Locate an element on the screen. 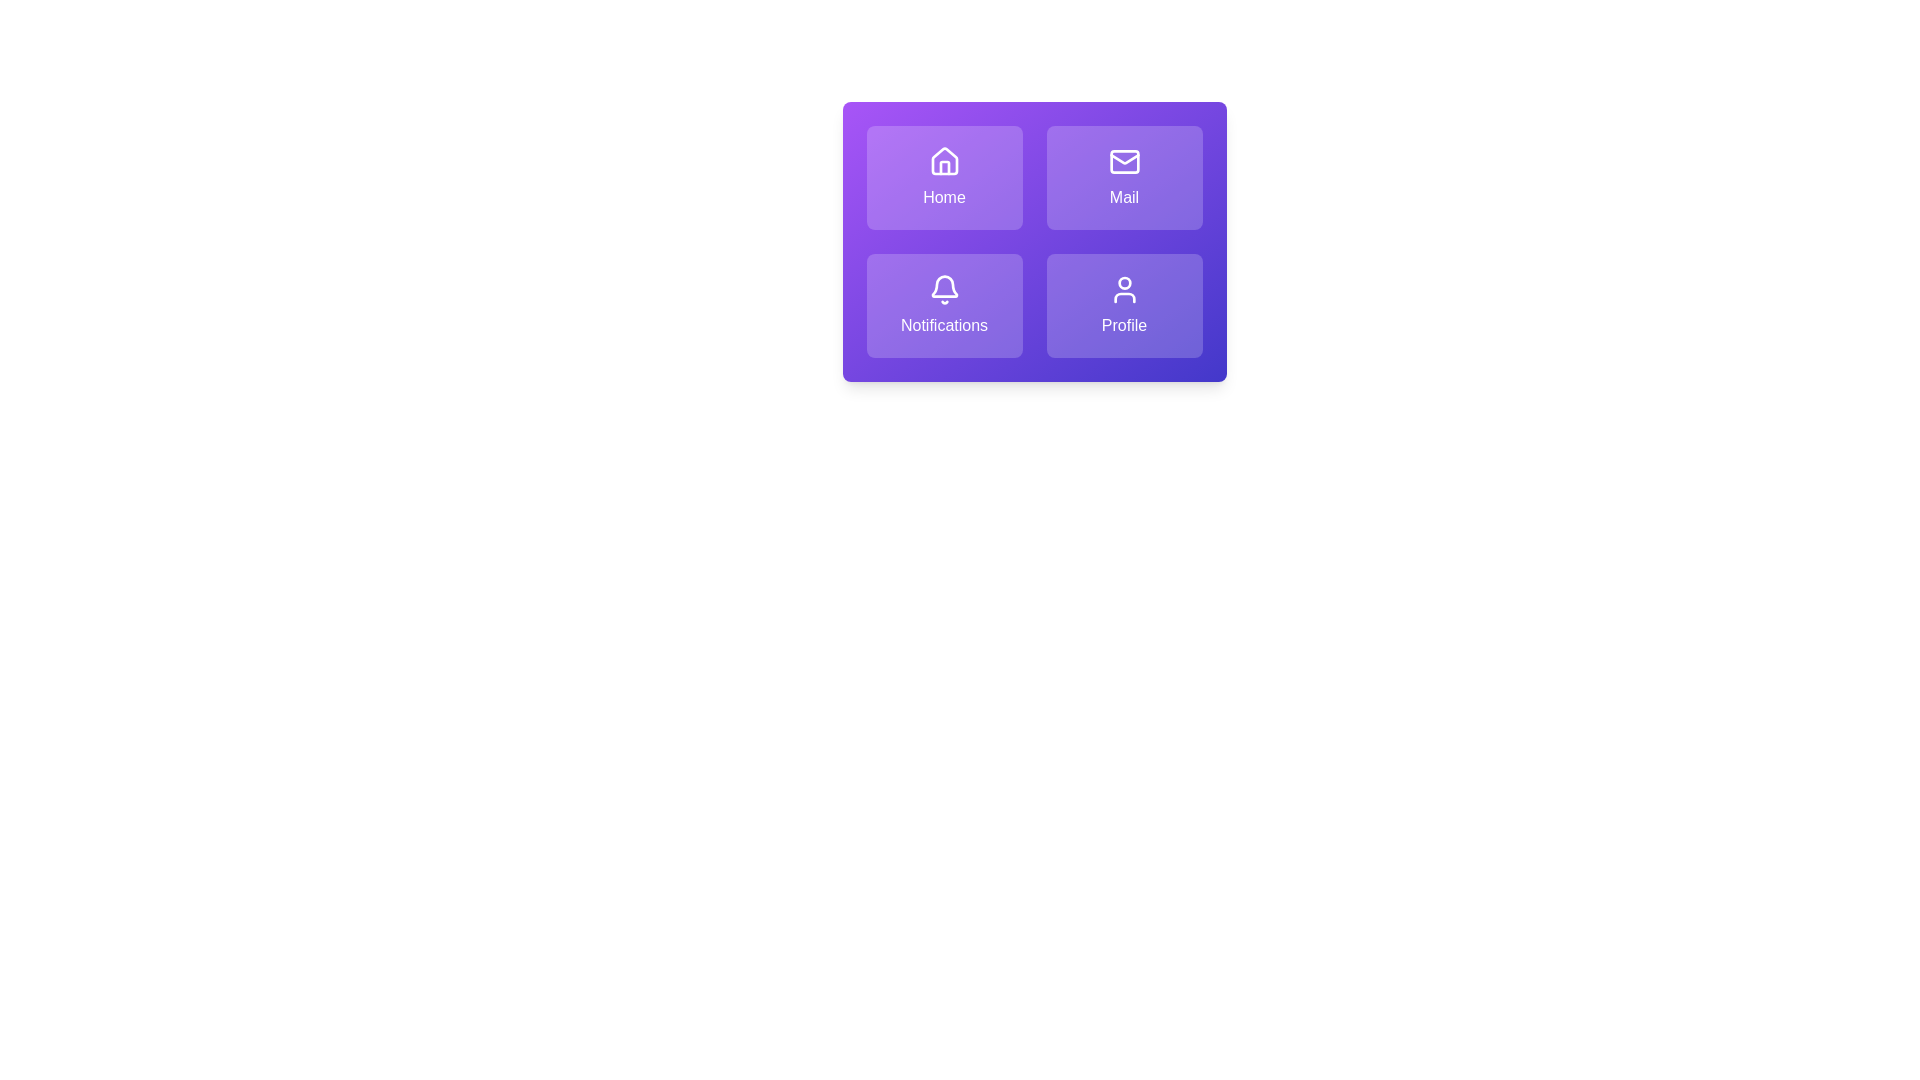 This screenshot has width=1920, height=1080. the tile labeled Mail to activate its action is located at coordinates (1124, 176).